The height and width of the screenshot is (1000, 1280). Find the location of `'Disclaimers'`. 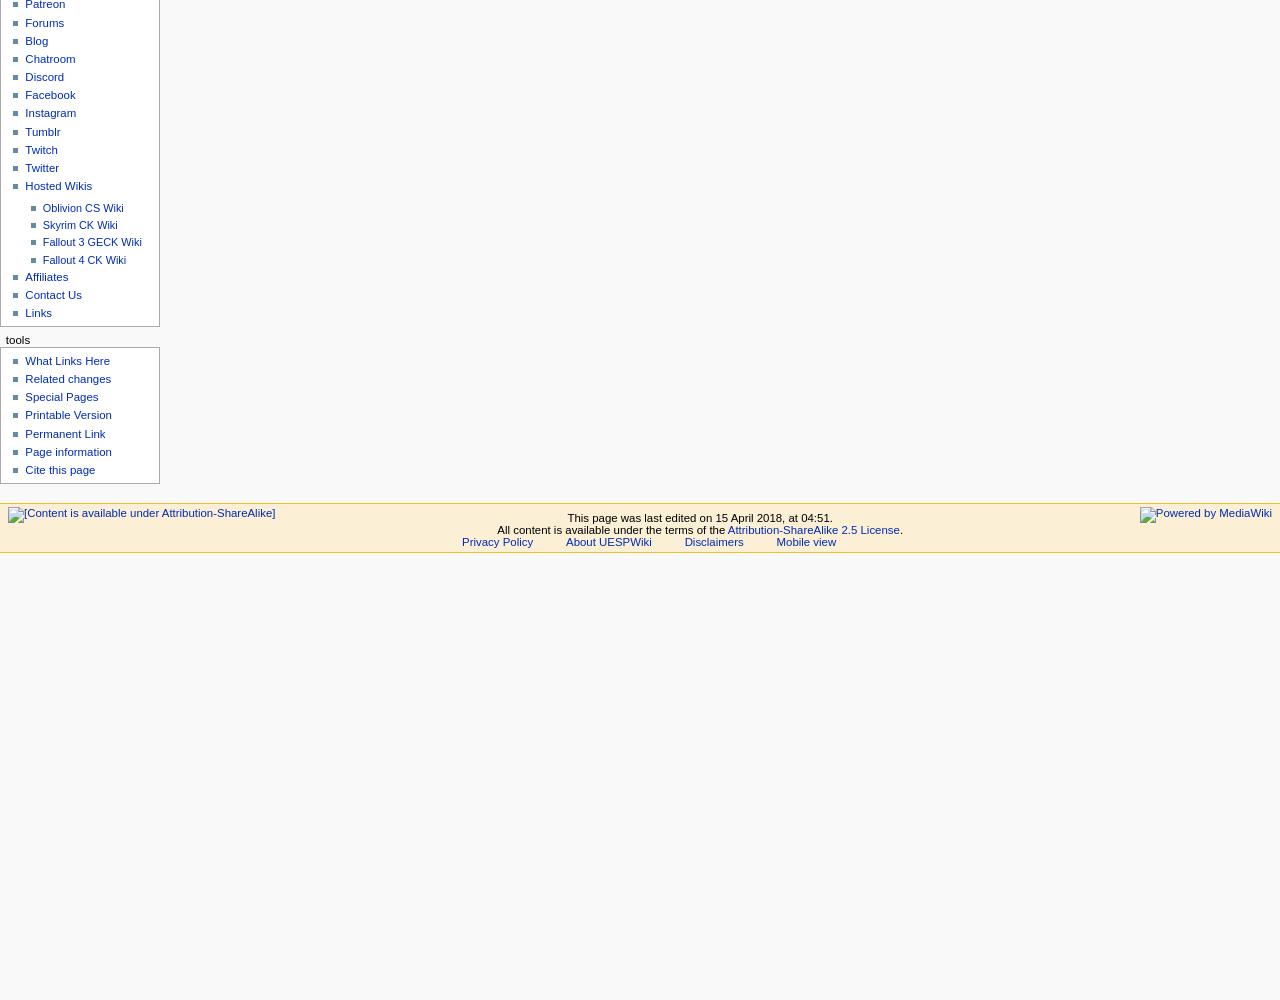

'Disclaimers' is located at coordinates (713, 542).